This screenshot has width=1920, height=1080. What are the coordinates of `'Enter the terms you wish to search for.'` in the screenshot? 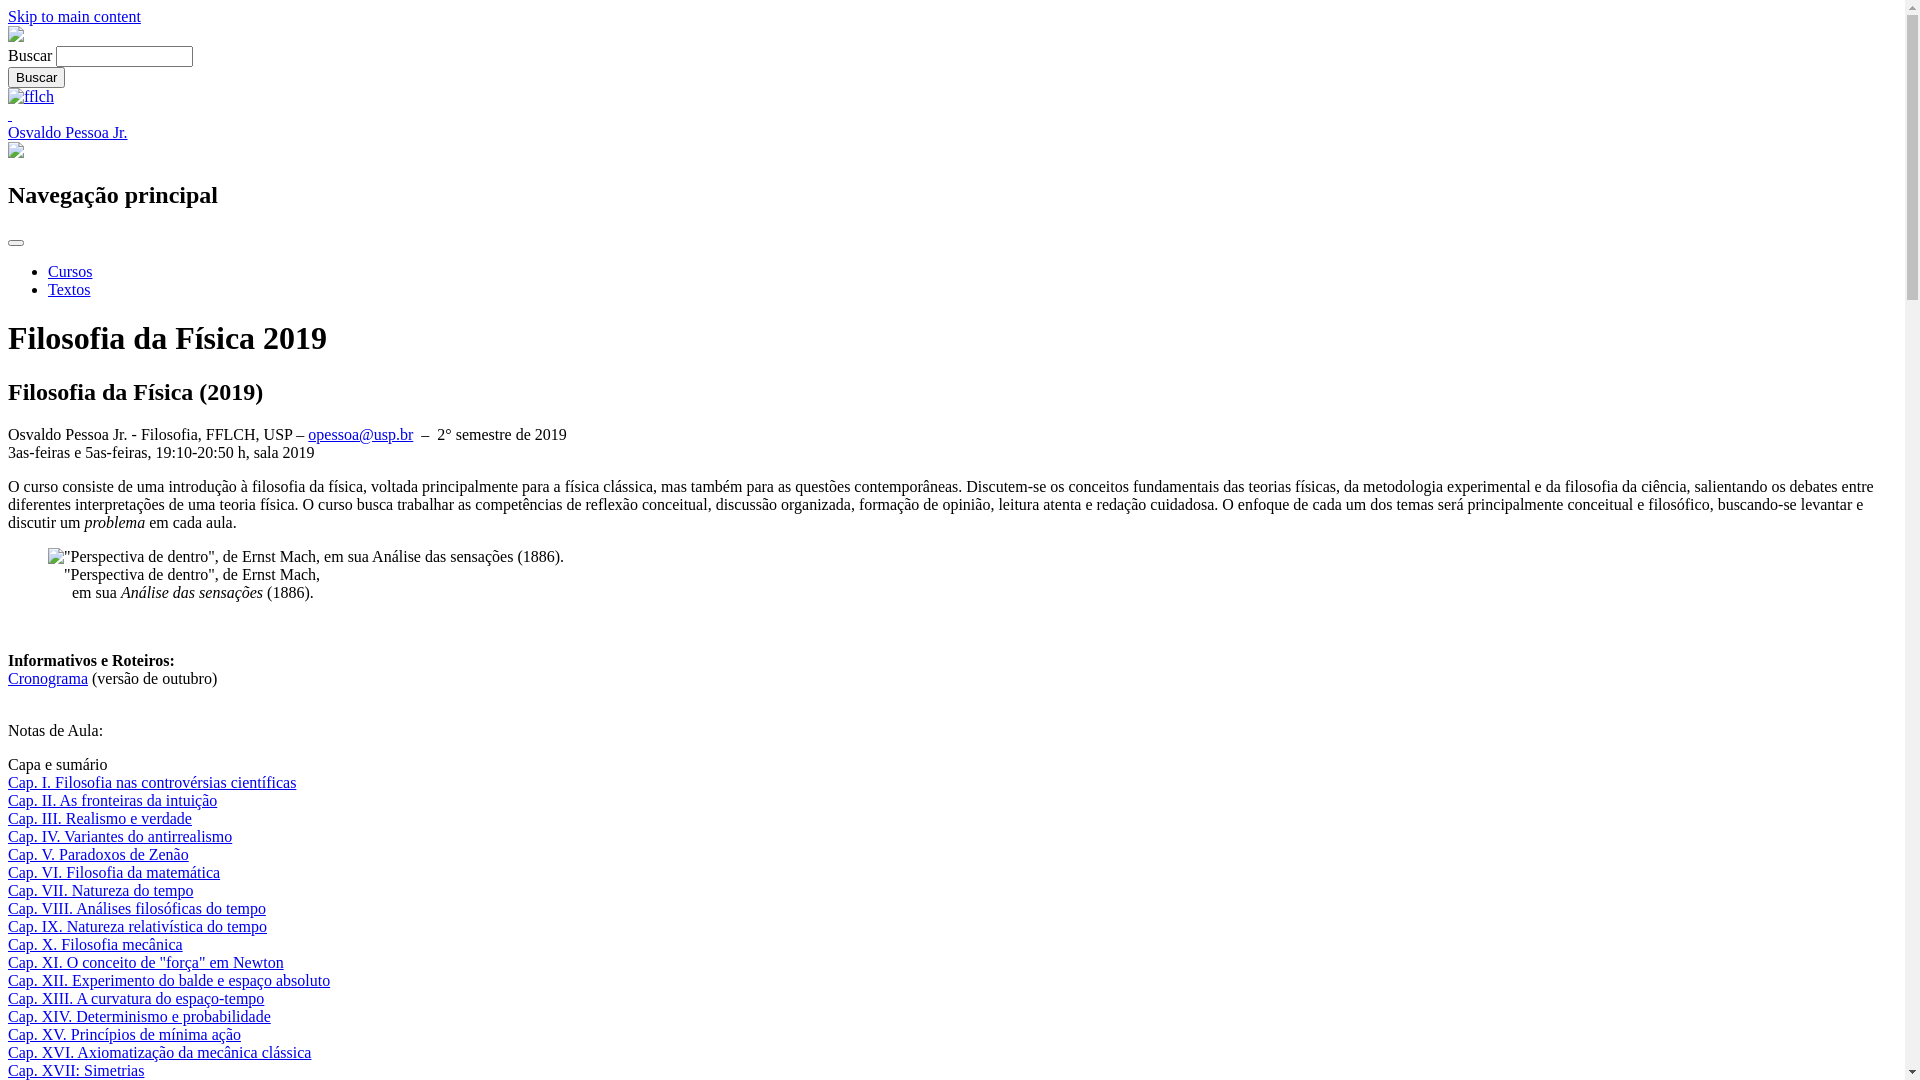 It's located at (123, 55).